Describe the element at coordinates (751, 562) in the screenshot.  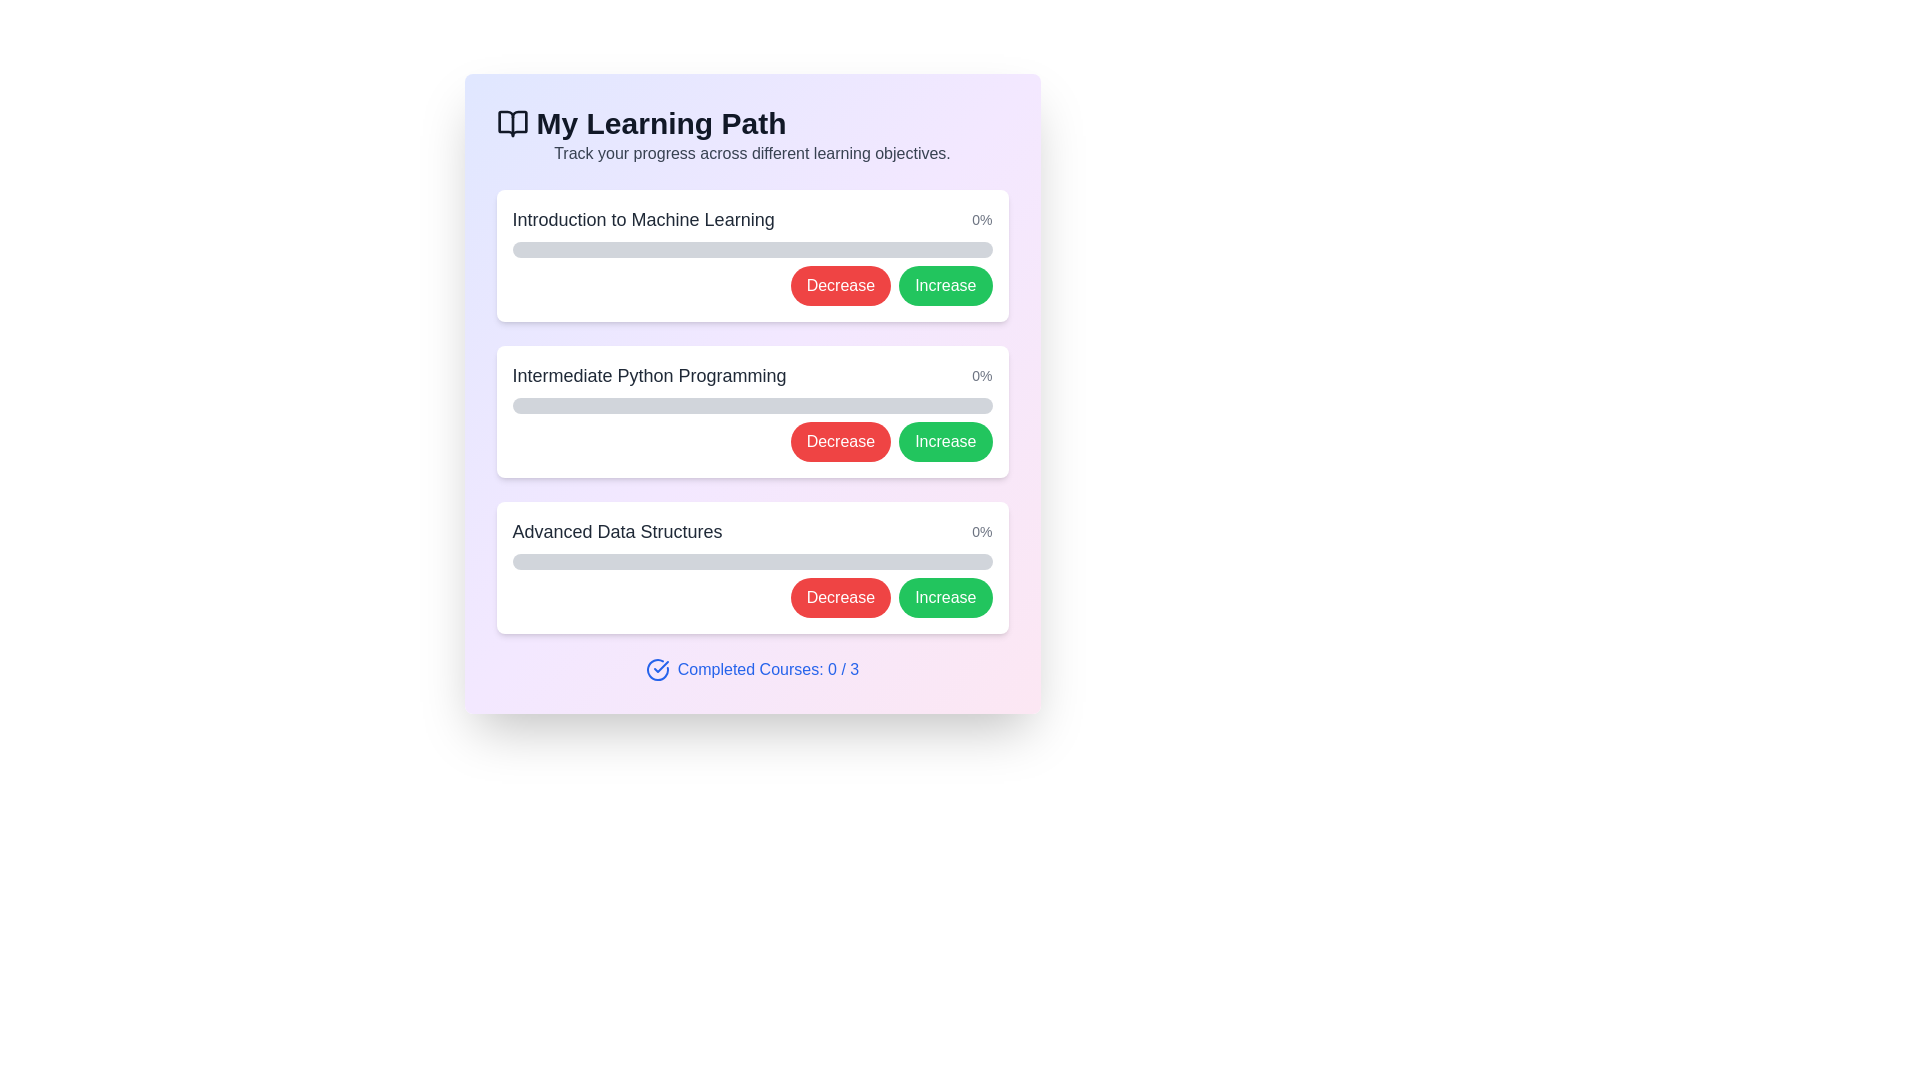
I see `the third progress bar located in the 'Advanced Data Structures' section, which visually represents progress and is positioned above the 'Decrease' and 'Increase' buttons` at that location.